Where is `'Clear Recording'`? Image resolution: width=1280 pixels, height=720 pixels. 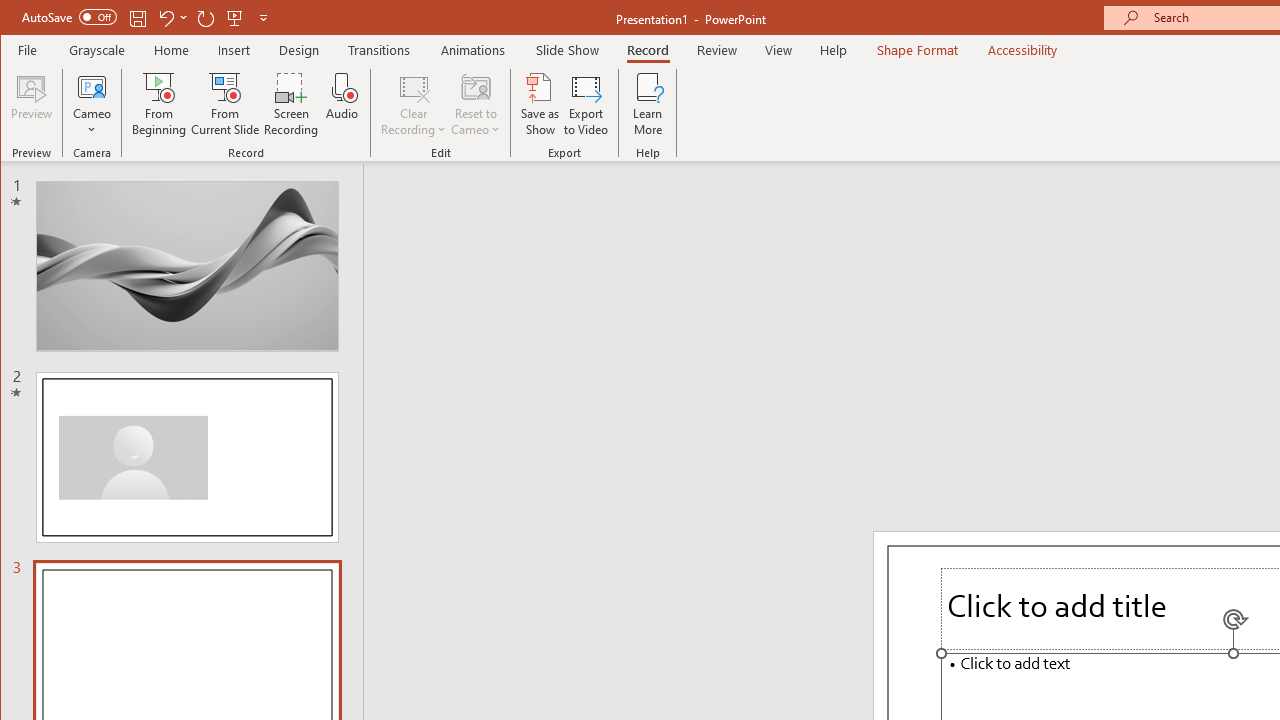
'Clear Recording' is located at coordinates (413, 104).